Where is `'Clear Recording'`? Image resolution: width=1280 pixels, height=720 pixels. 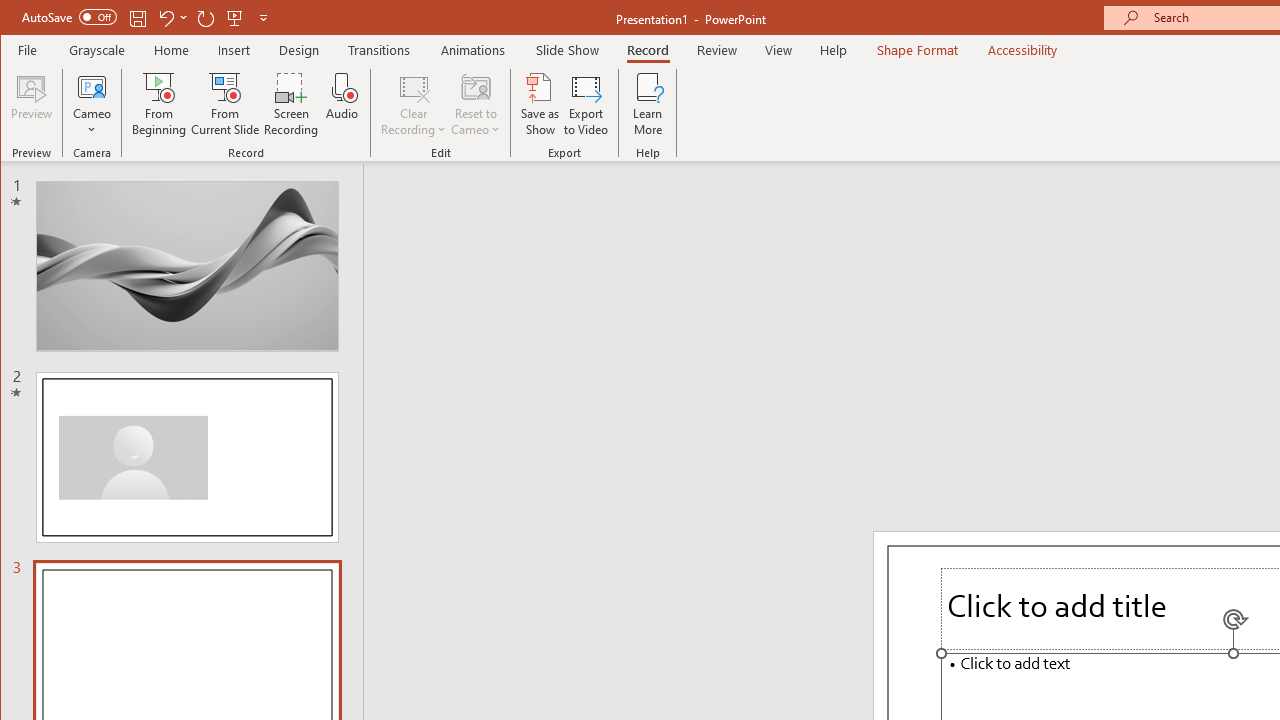
'Clear Recording' is located at coordinates (413, 104).